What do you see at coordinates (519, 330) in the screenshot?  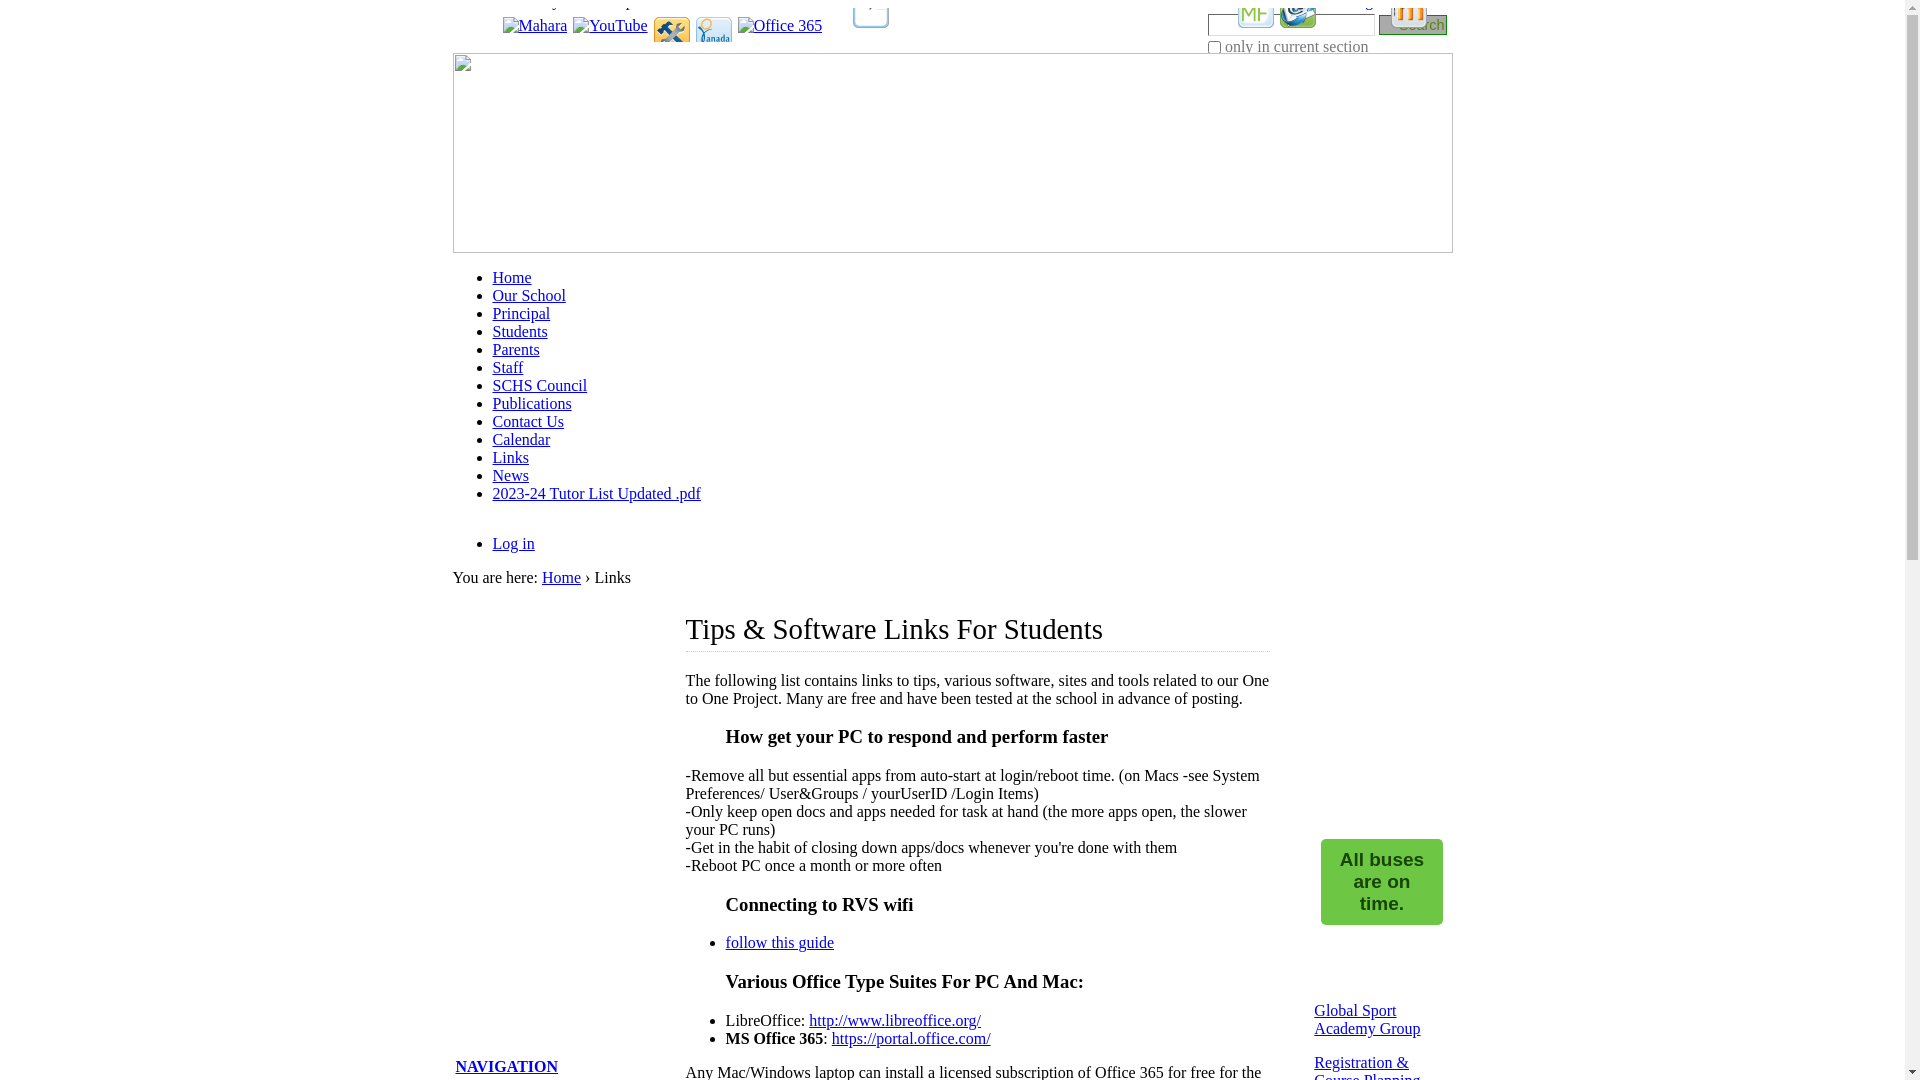 I see `'Students'` at bounding box center [519, 330].